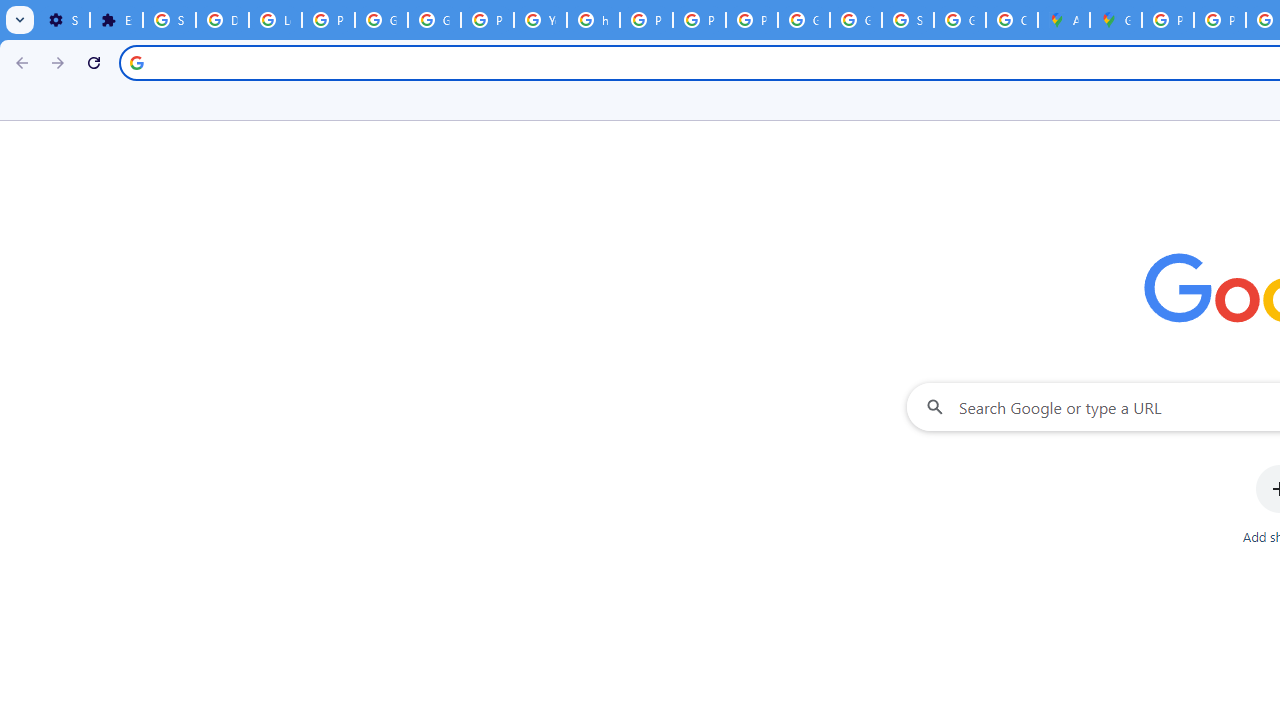 This screenshot has height=720, width=1280. I want to click on 'YouTube', so click(540, 20).